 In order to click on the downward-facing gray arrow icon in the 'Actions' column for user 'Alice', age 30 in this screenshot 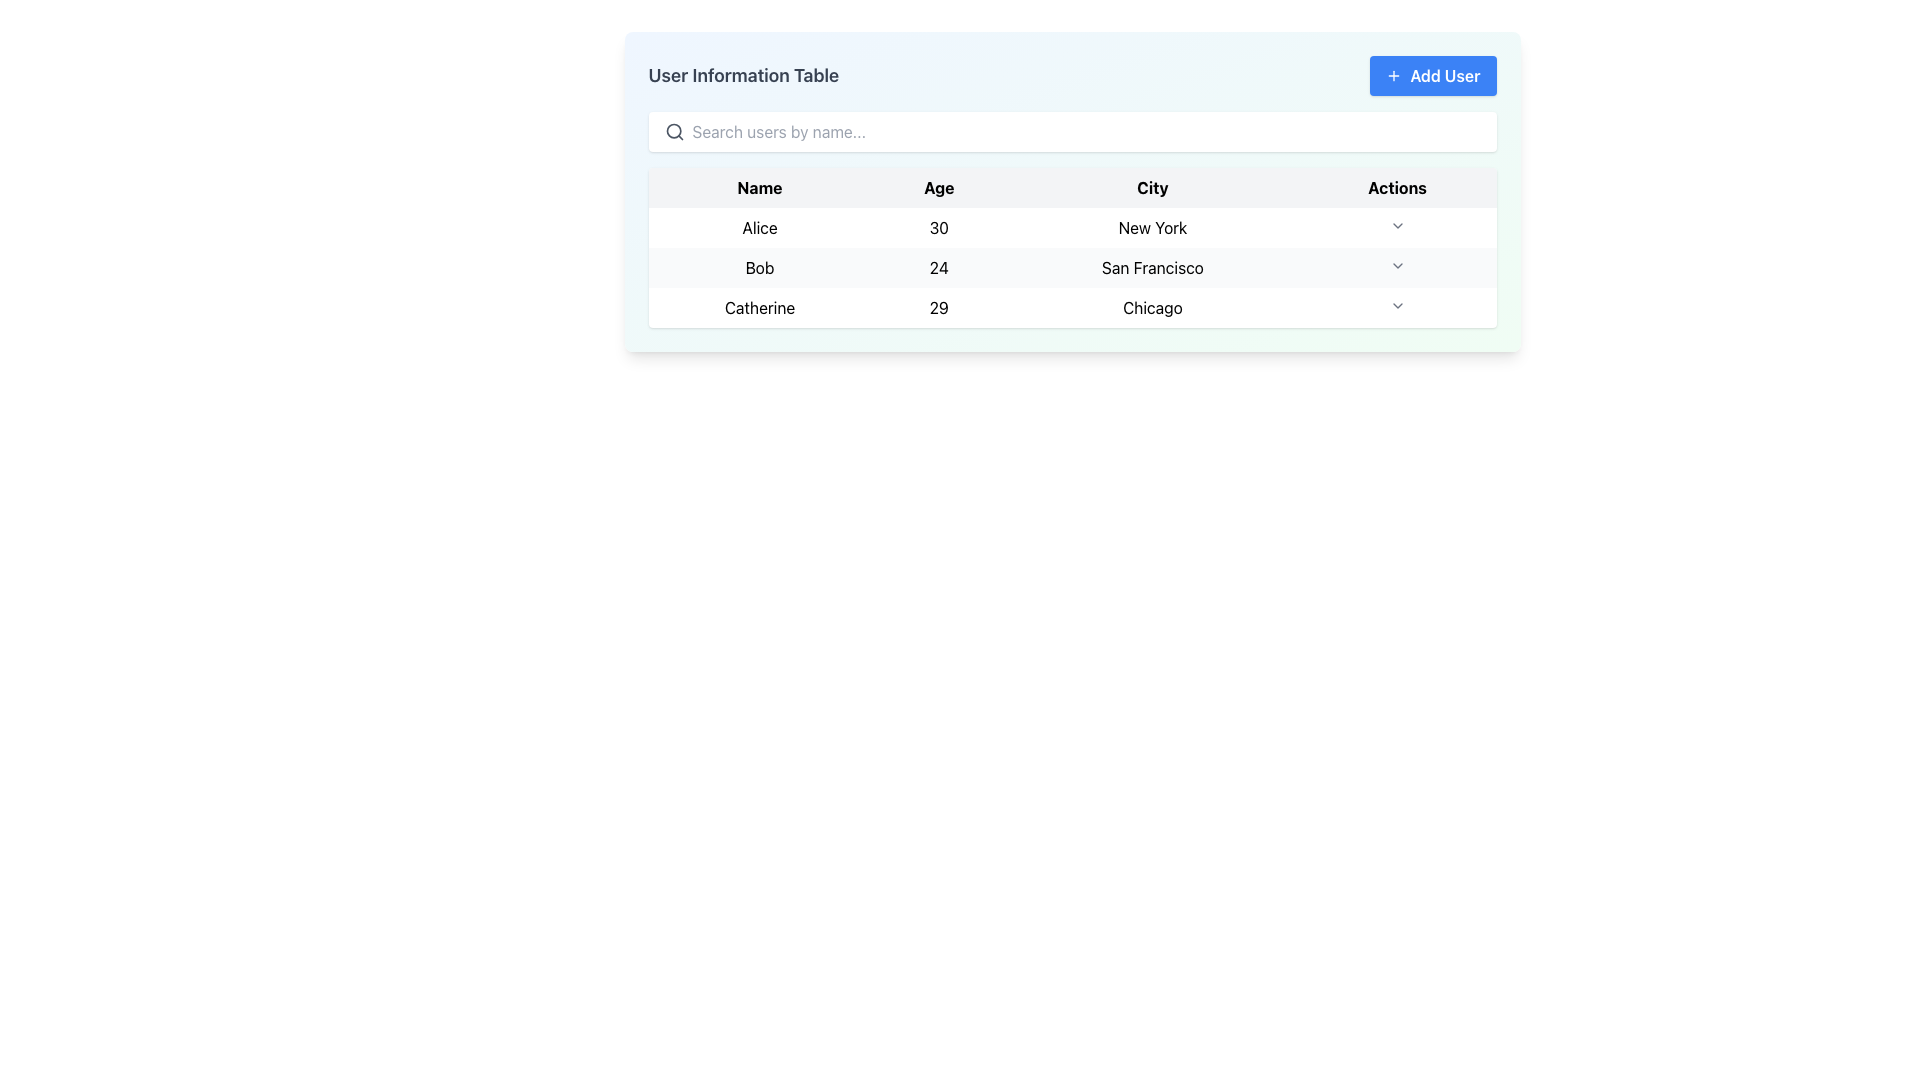, I will do `click(1396, 226)`.